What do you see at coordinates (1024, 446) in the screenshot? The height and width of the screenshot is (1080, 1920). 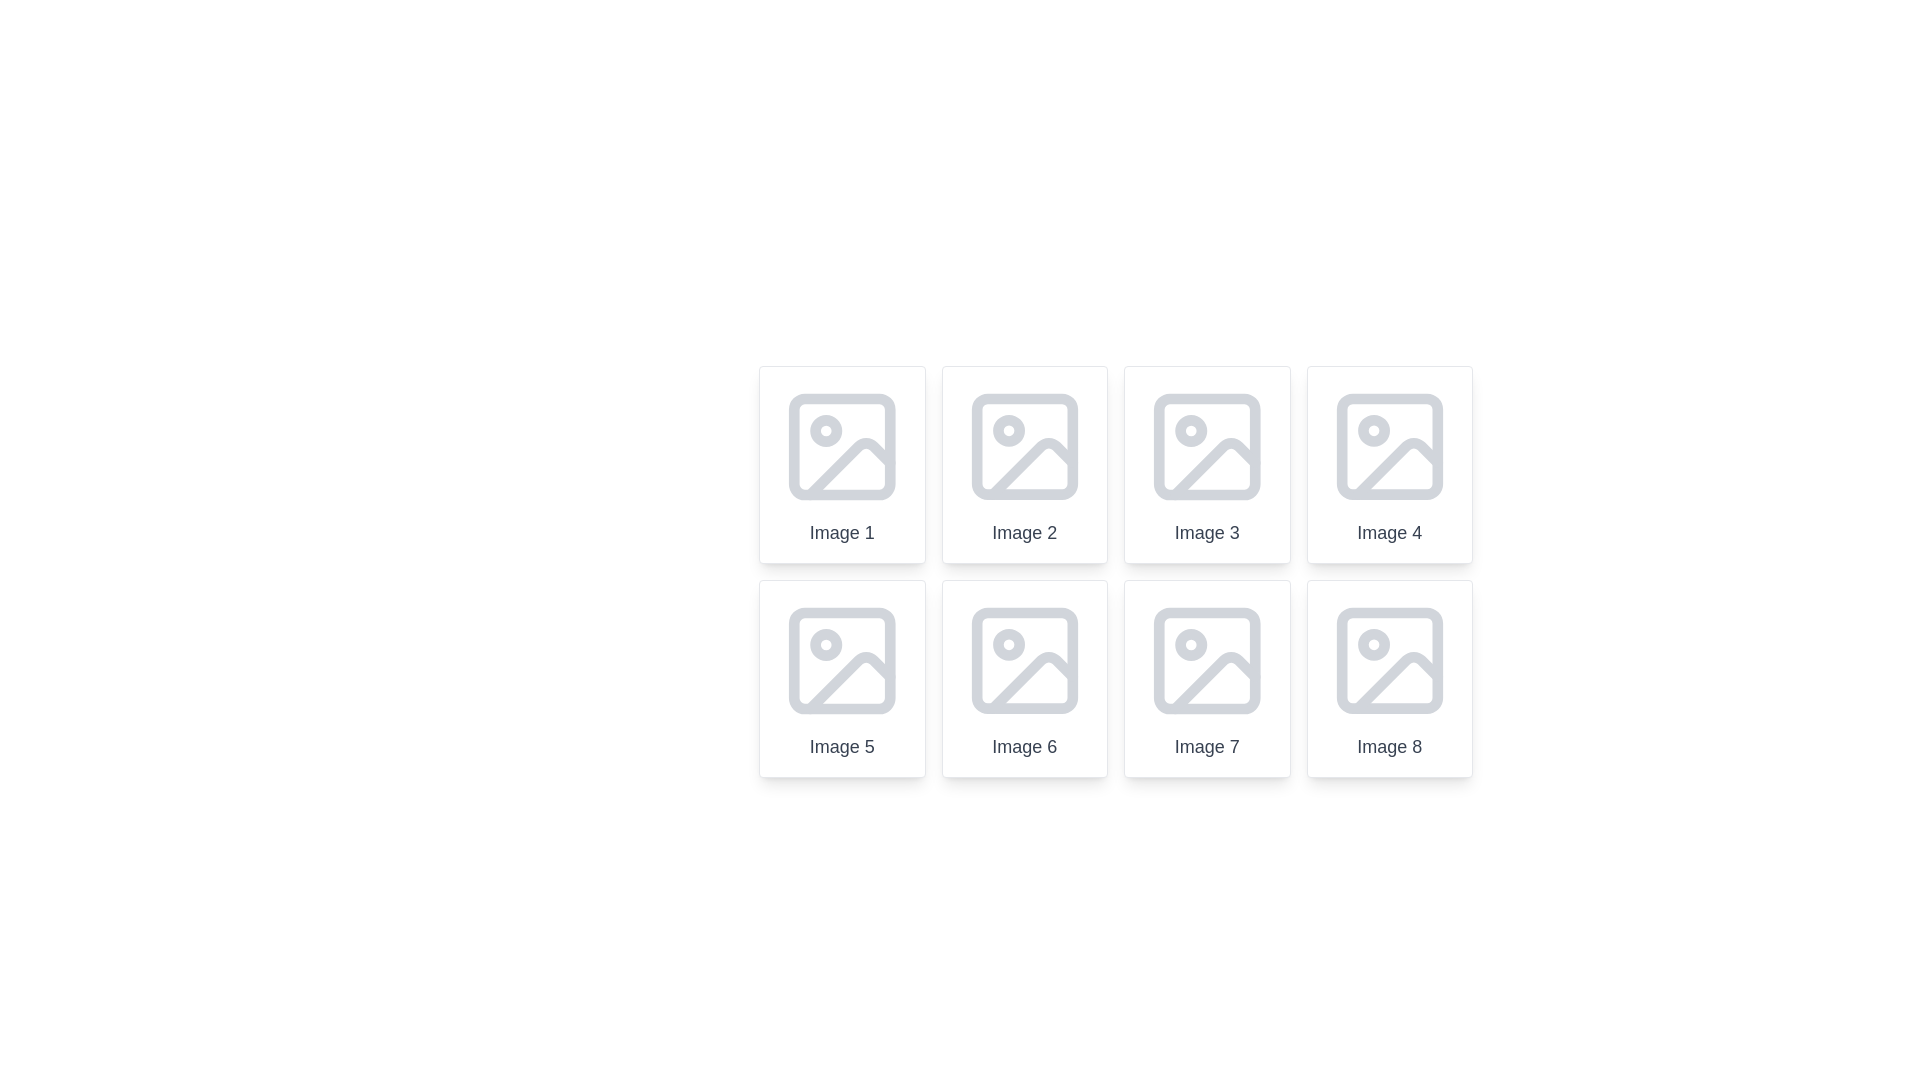 I see `the SVG-based image icon styled in light gray, located in the second column of the first row in a 4x2 grid layout, which is adjacent to 'Image 1' on the left and 'Image 3' on the right` at bounding box center [1024, 446].